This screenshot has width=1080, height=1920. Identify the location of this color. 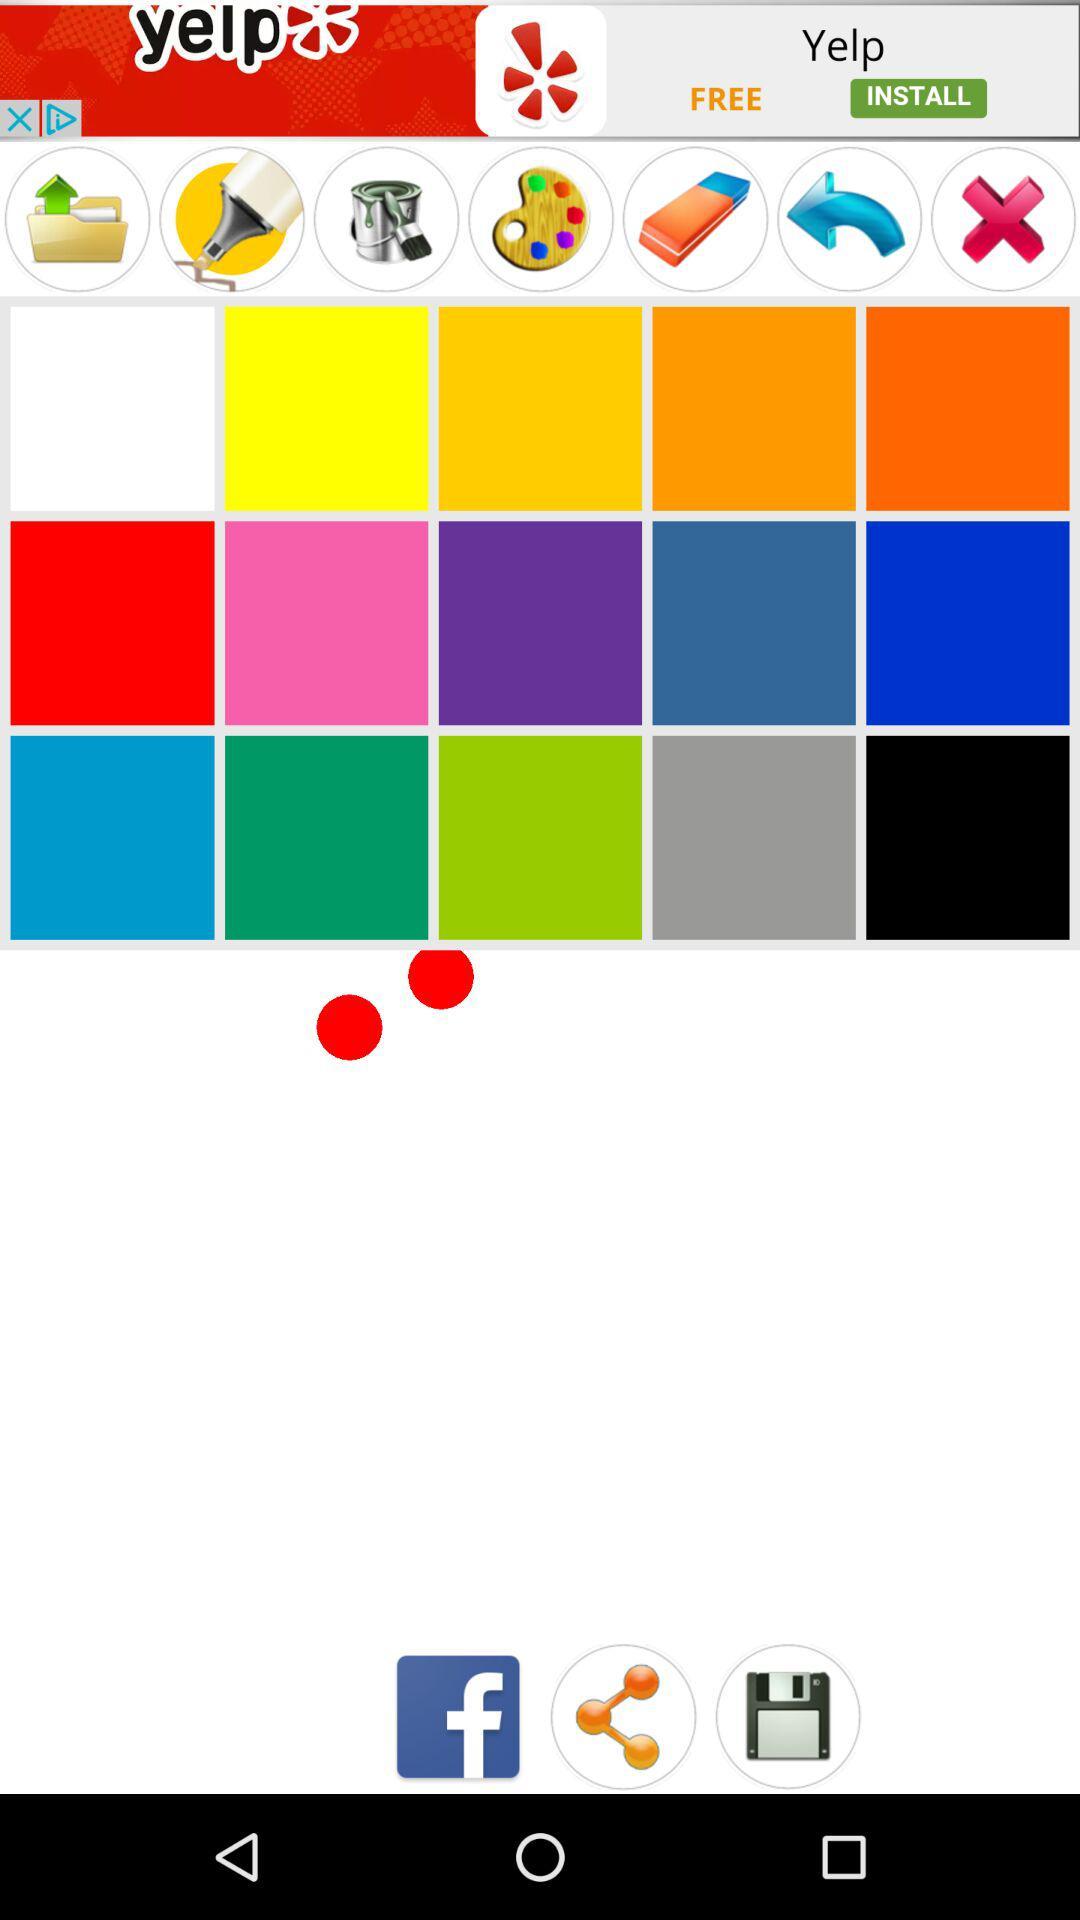
(966, 837).